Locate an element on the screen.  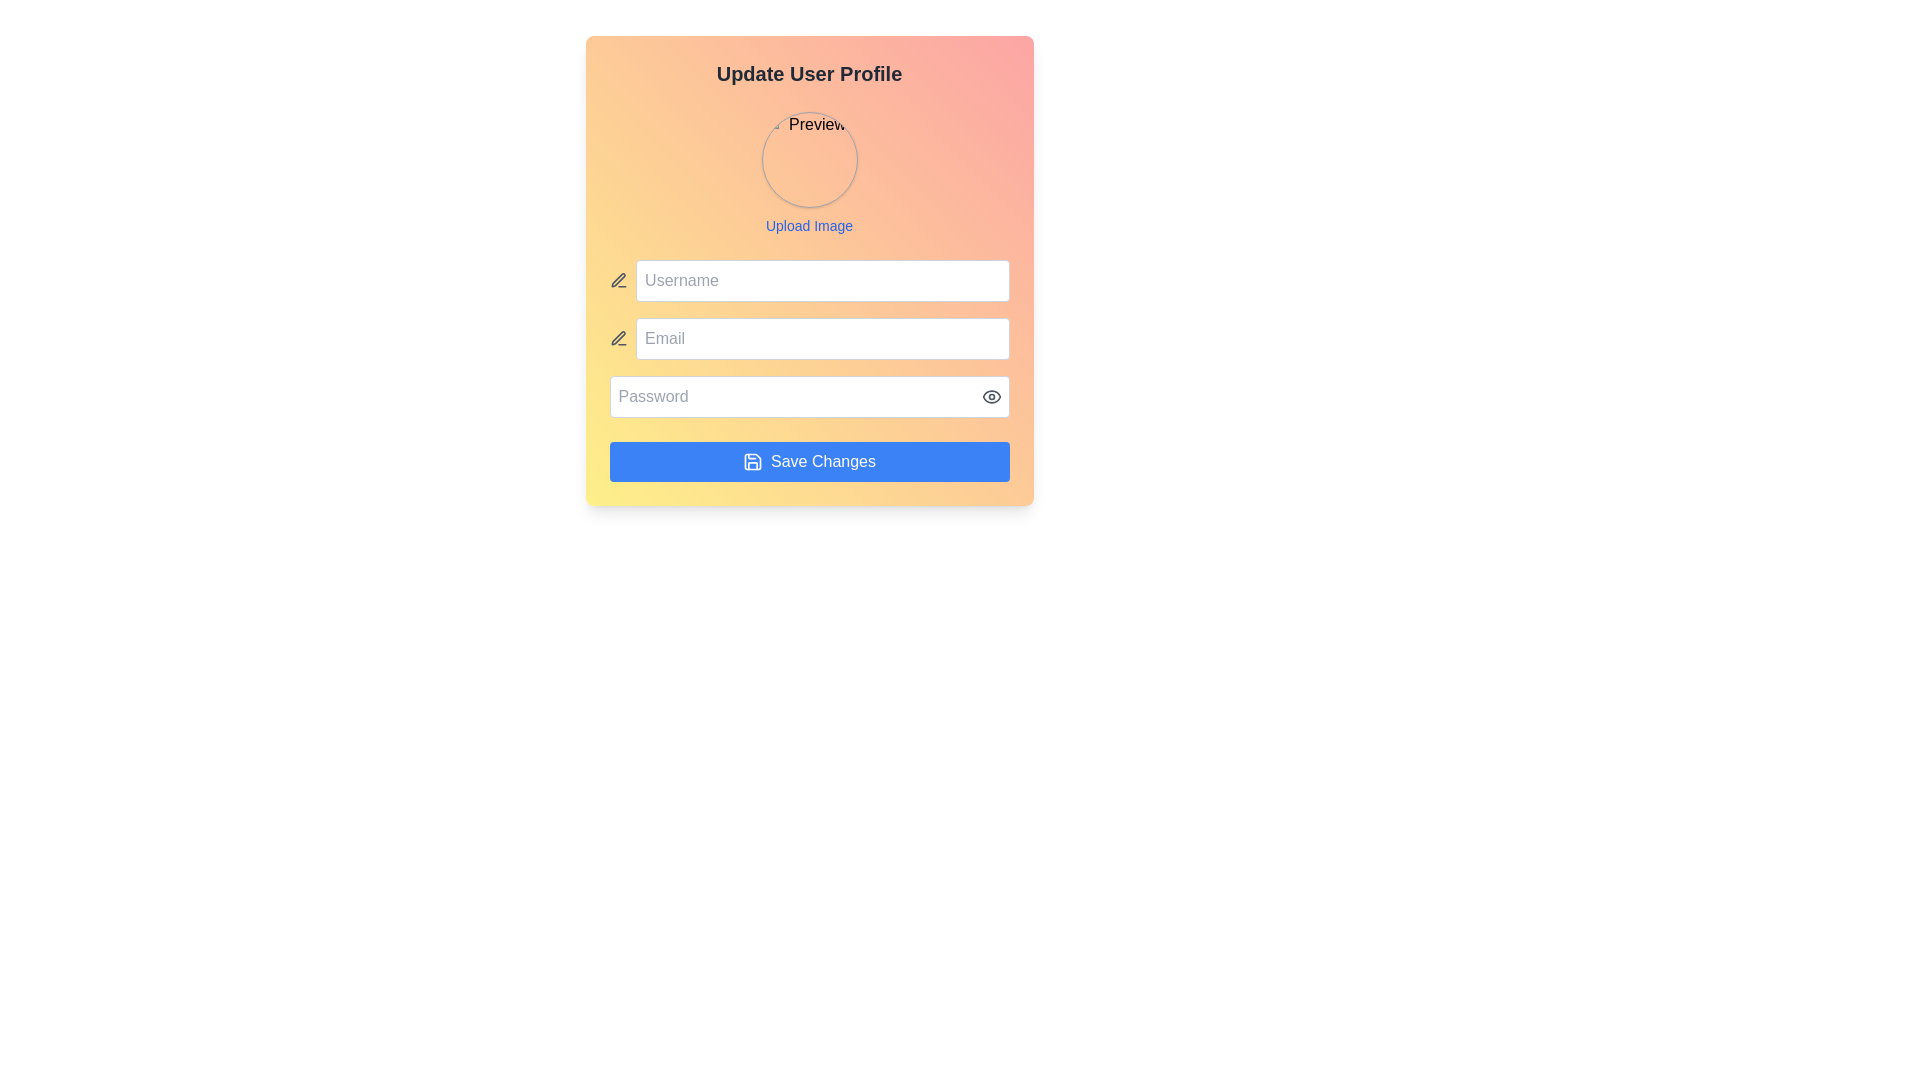
the toggle button located on the far right inside the Password input field is located at coordinates (991, 397).